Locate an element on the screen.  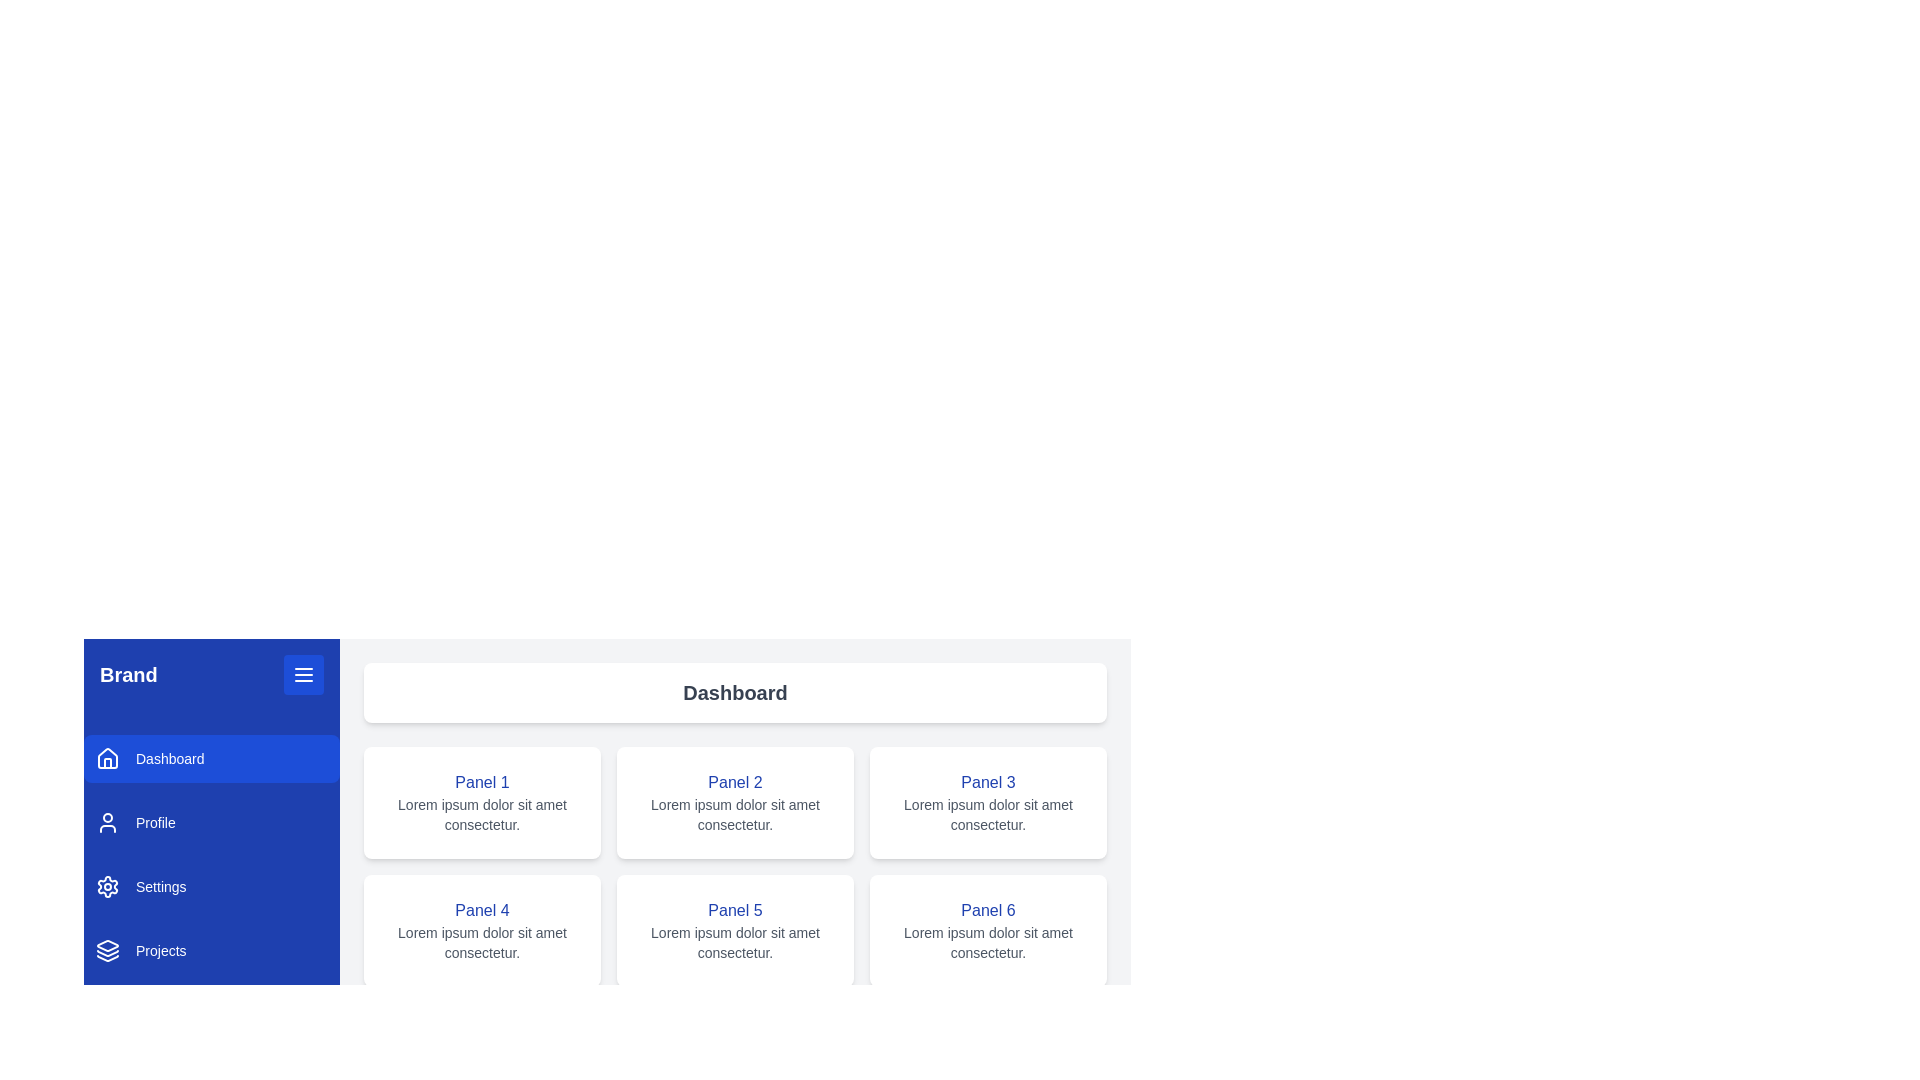
or read the text label 'Brand' which is styled in bold and large font on a blue background, located at the top-left section of the sidebar is located at coordinates (127, 675).